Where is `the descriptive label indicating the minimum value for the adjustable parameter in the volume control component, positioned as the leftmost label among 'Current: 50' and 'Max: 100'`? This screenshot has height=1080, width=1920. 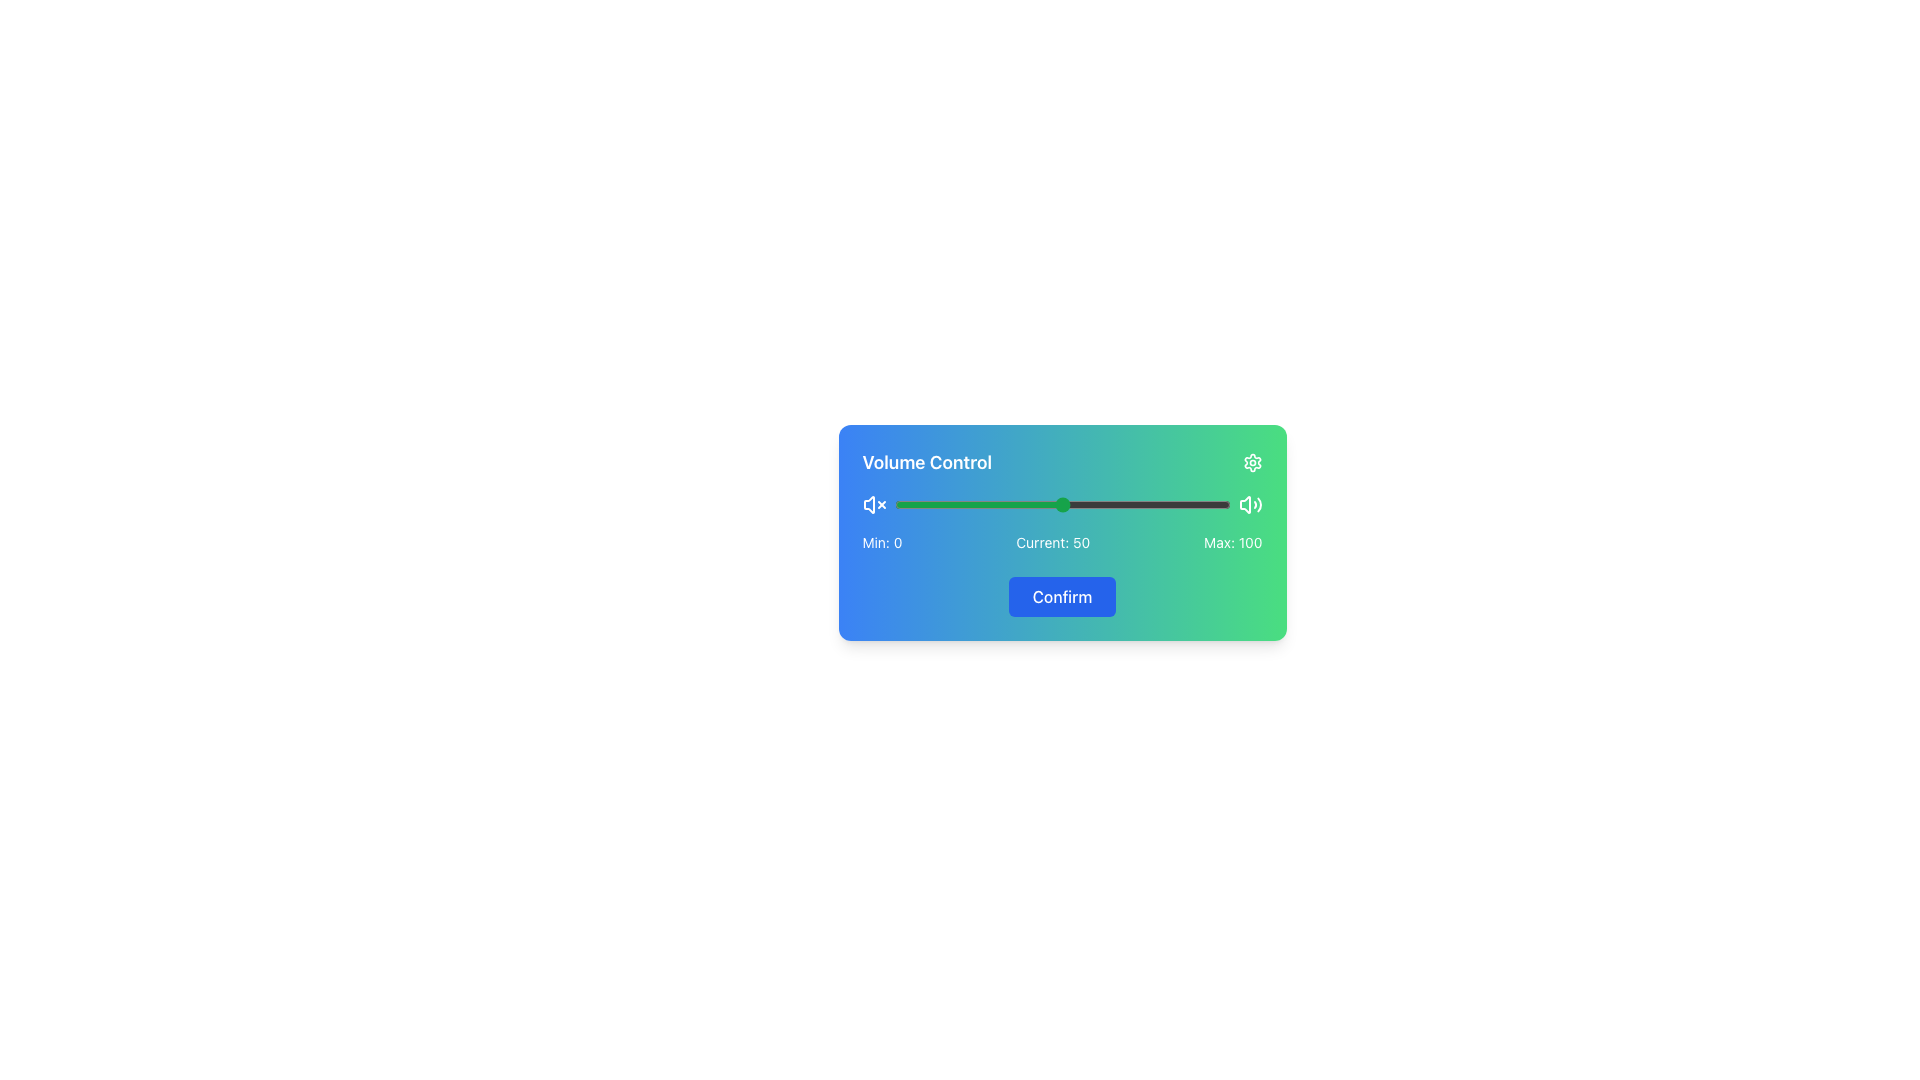 the descriptive label indicating the minimum value for the adjustable parameter in the volume control component, positioned as the leftmost label among 'Current: 50' and 'Max: 100' is located at coordinates (881, 543).